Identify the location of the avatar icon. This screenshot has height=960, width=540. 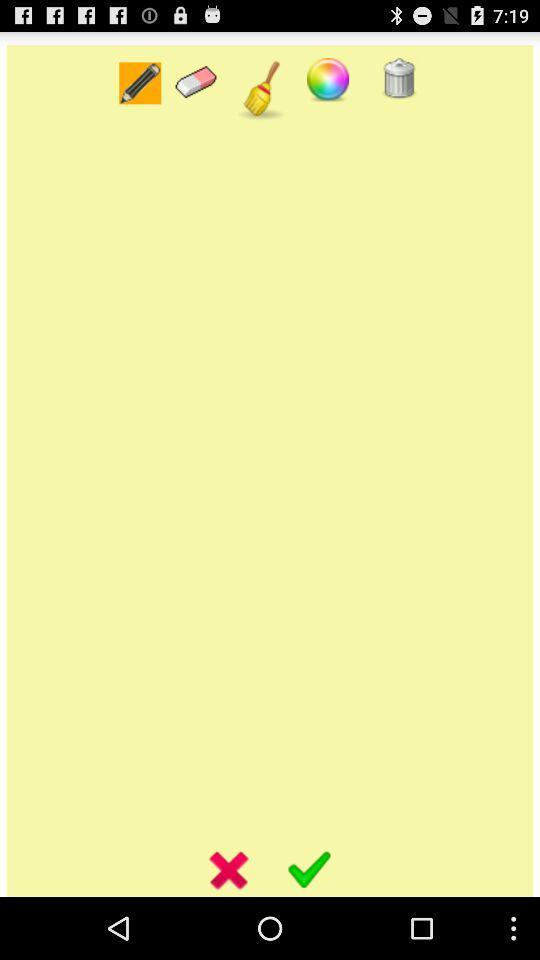
(328, 85).